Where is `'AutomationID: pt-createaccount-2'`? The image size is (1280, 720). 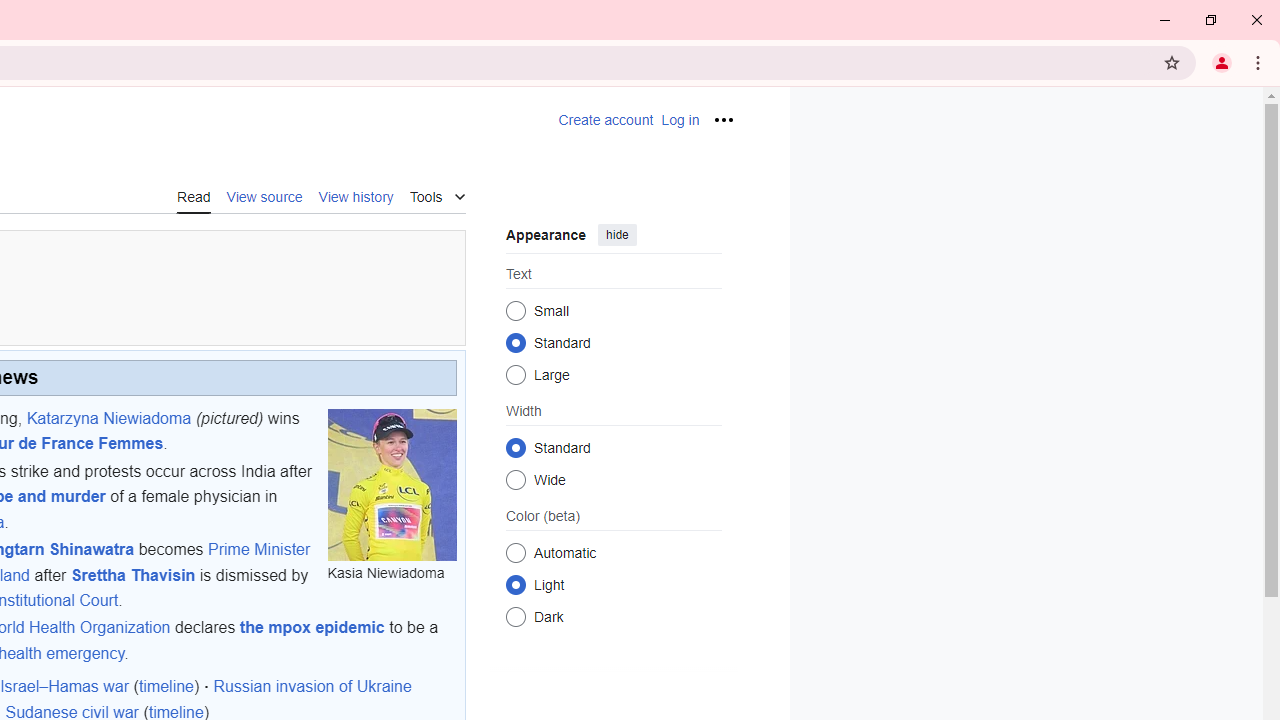
'AutomationID: pt-createaccount-2' is located at coordinates (605, 120).